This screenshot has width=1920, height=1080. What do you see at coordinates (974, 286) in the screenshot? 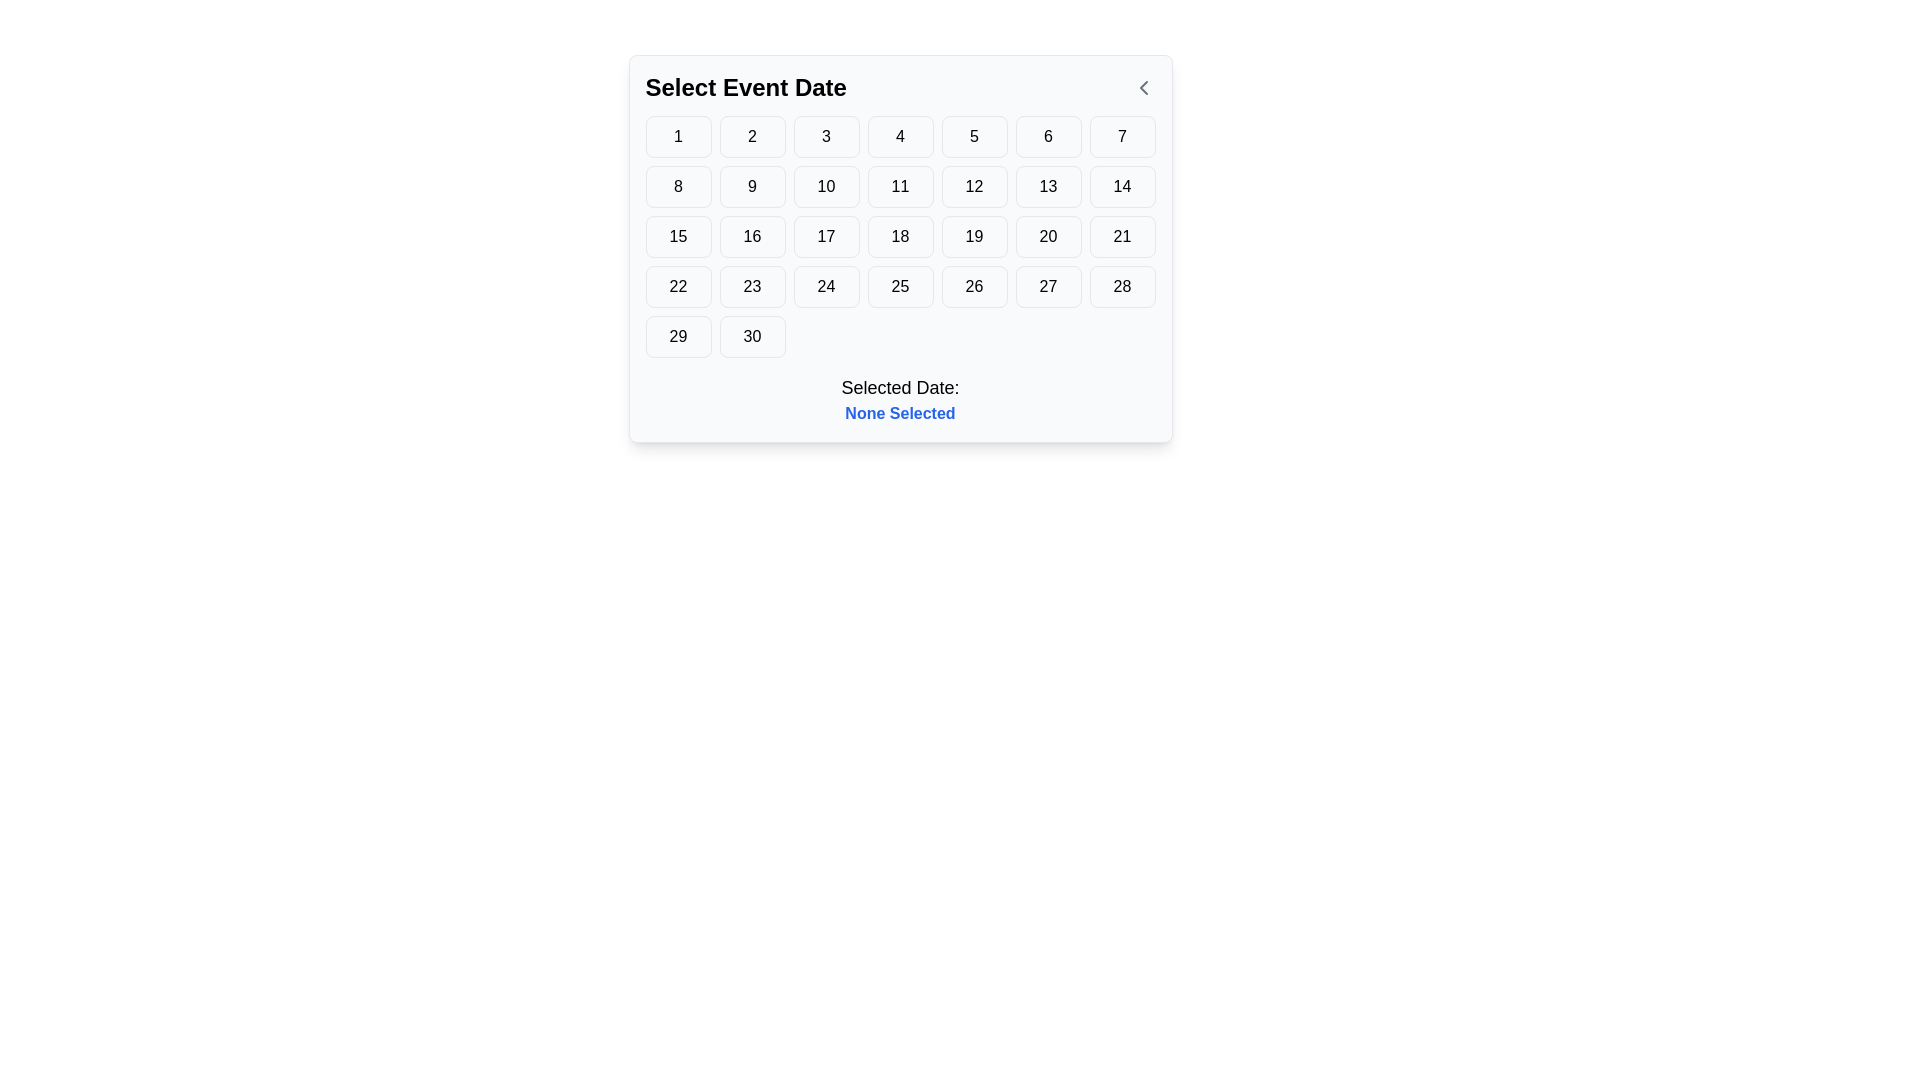
I see `the button representing the 26th day in the calendar interface` at bounding box center [974, 286].